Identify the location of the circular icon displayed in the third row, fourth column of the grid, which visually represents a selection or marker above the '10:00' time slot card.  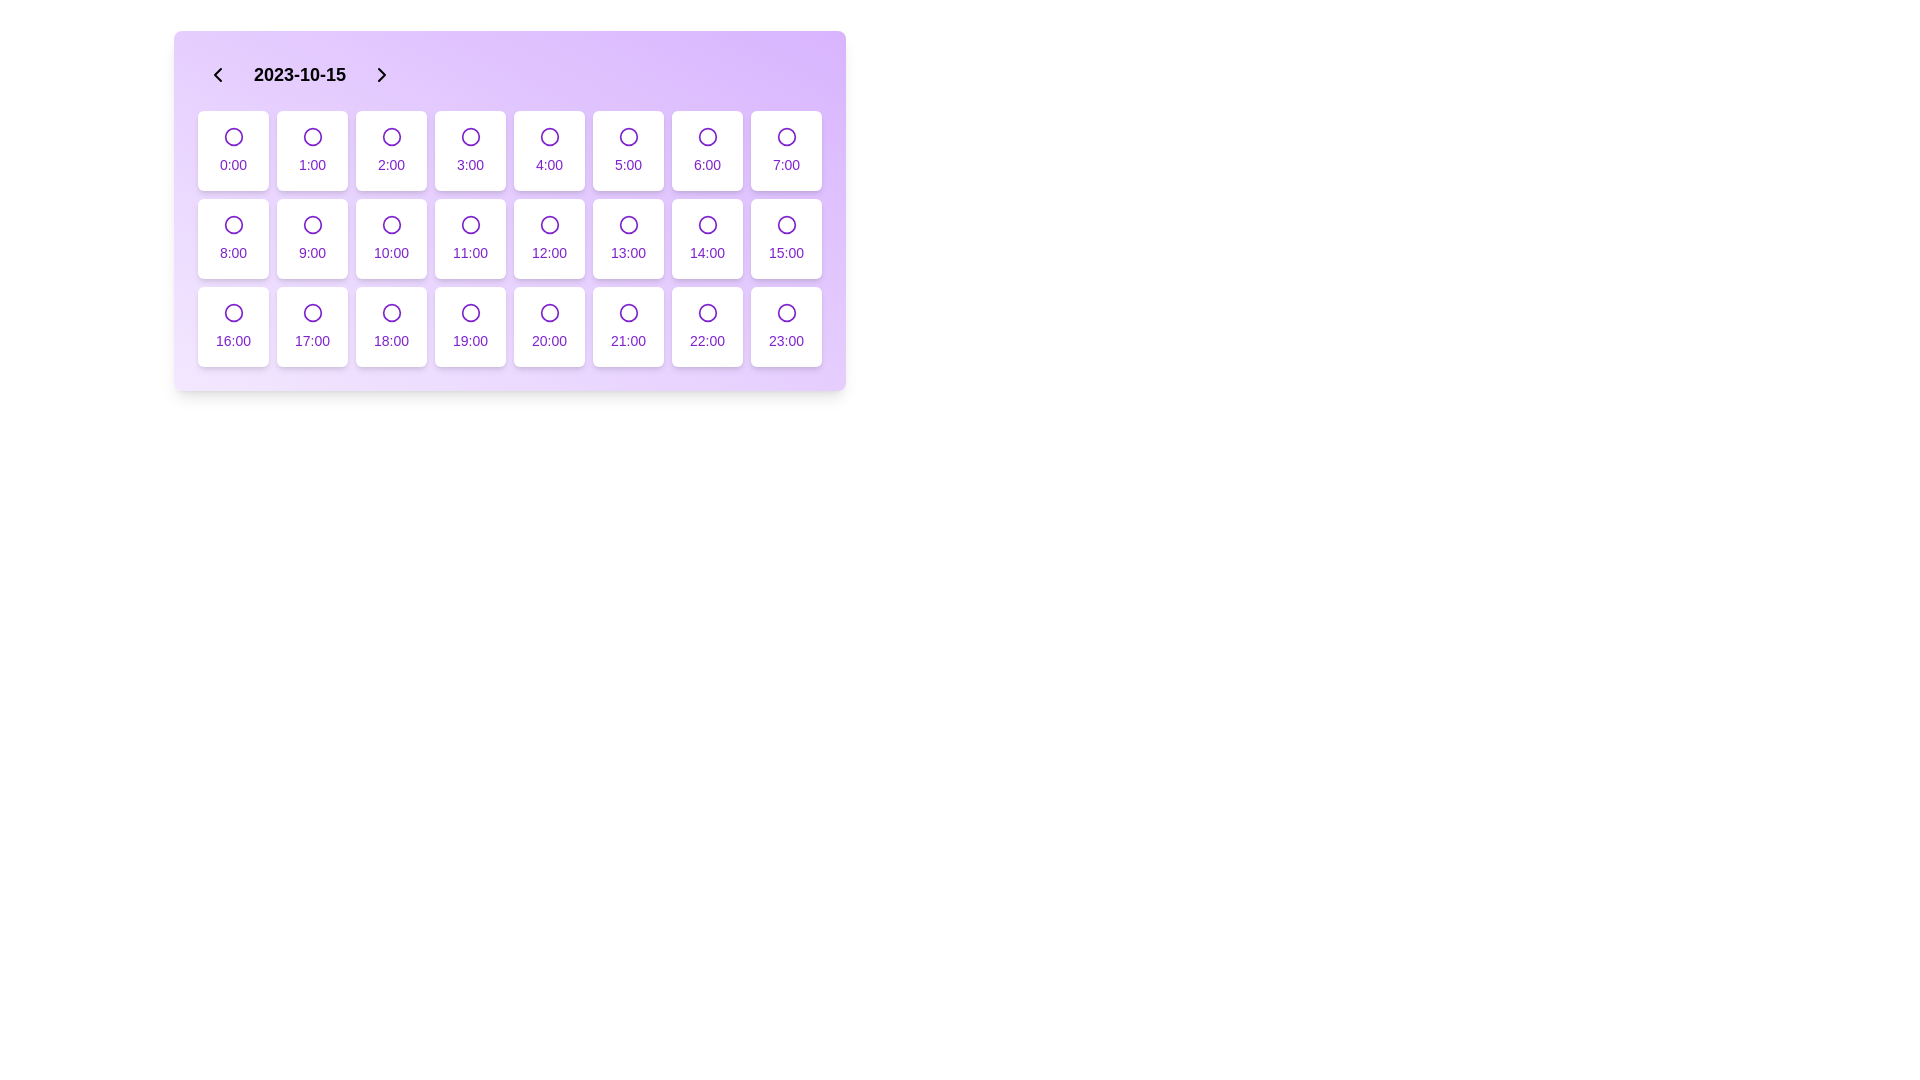
(391, 224).